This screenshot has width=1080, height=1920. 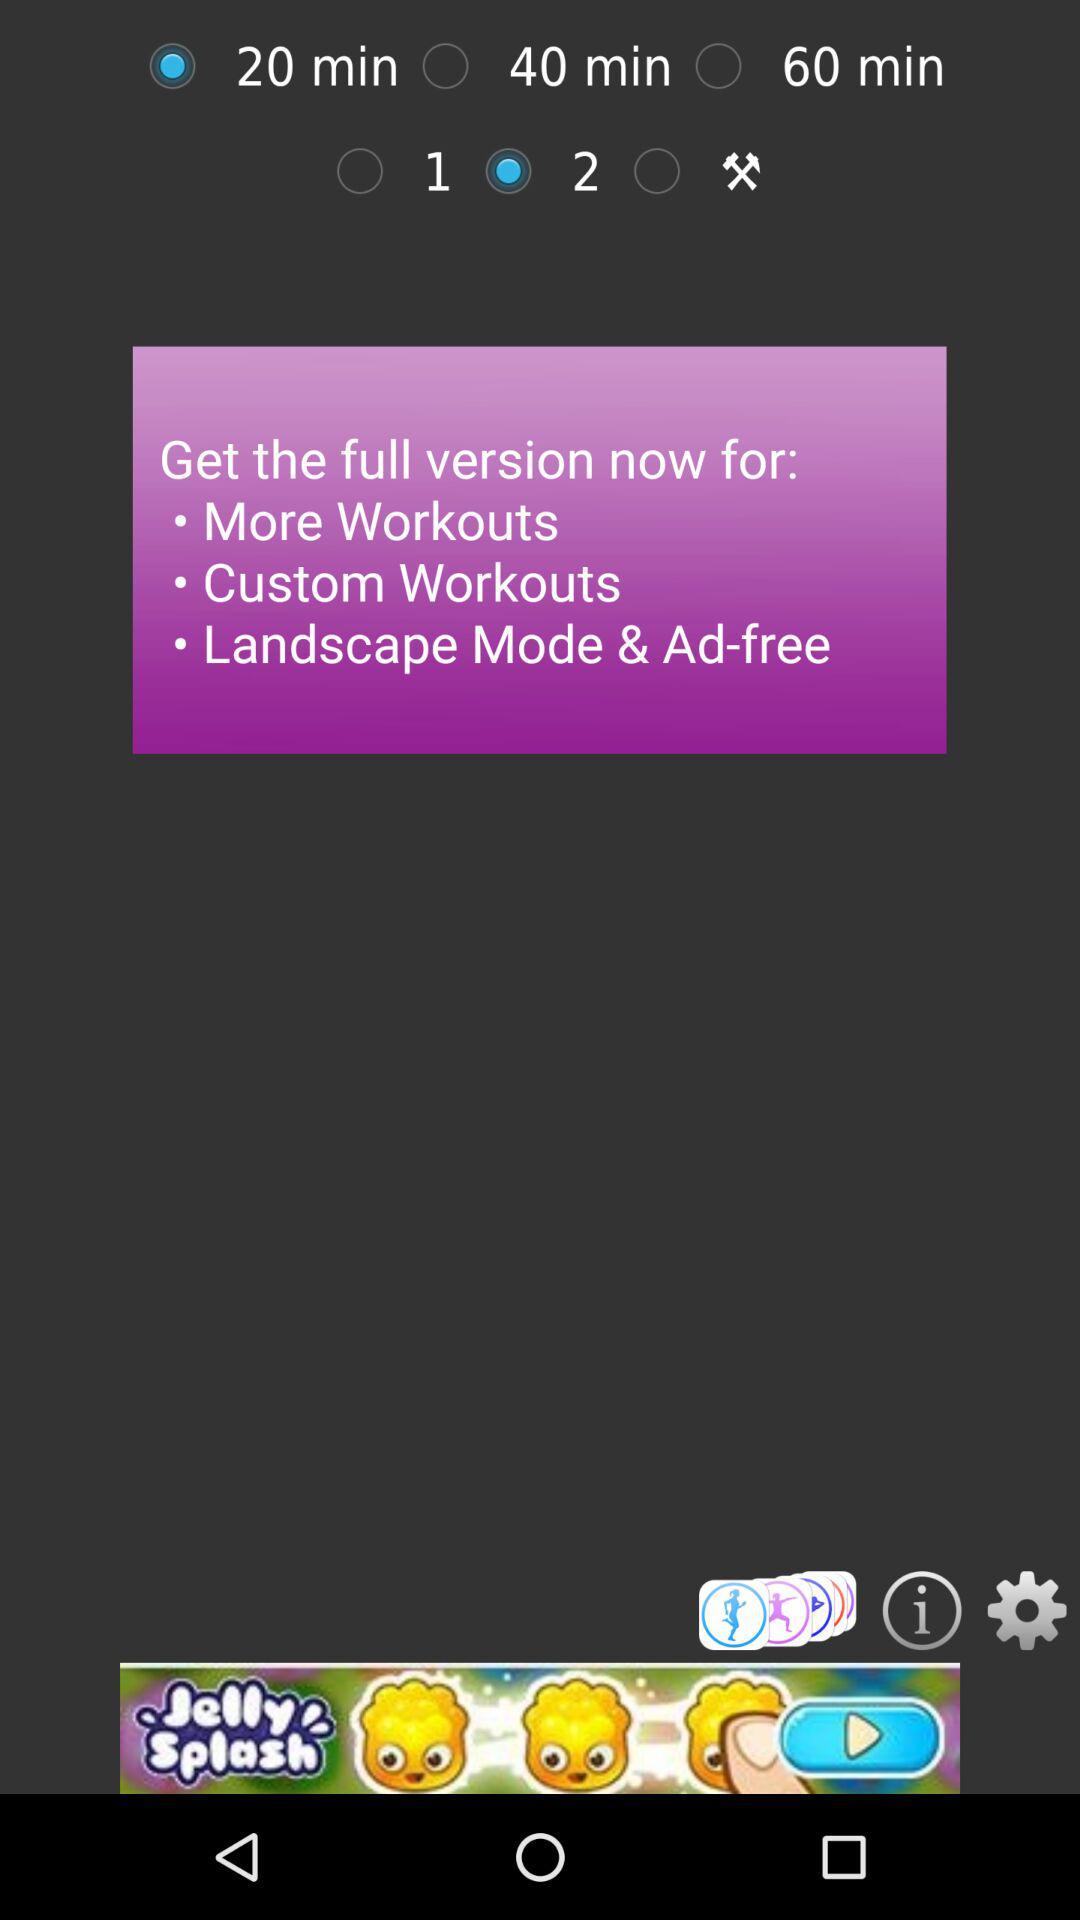 I want to click on mention of option, so click(x=518, y=171).